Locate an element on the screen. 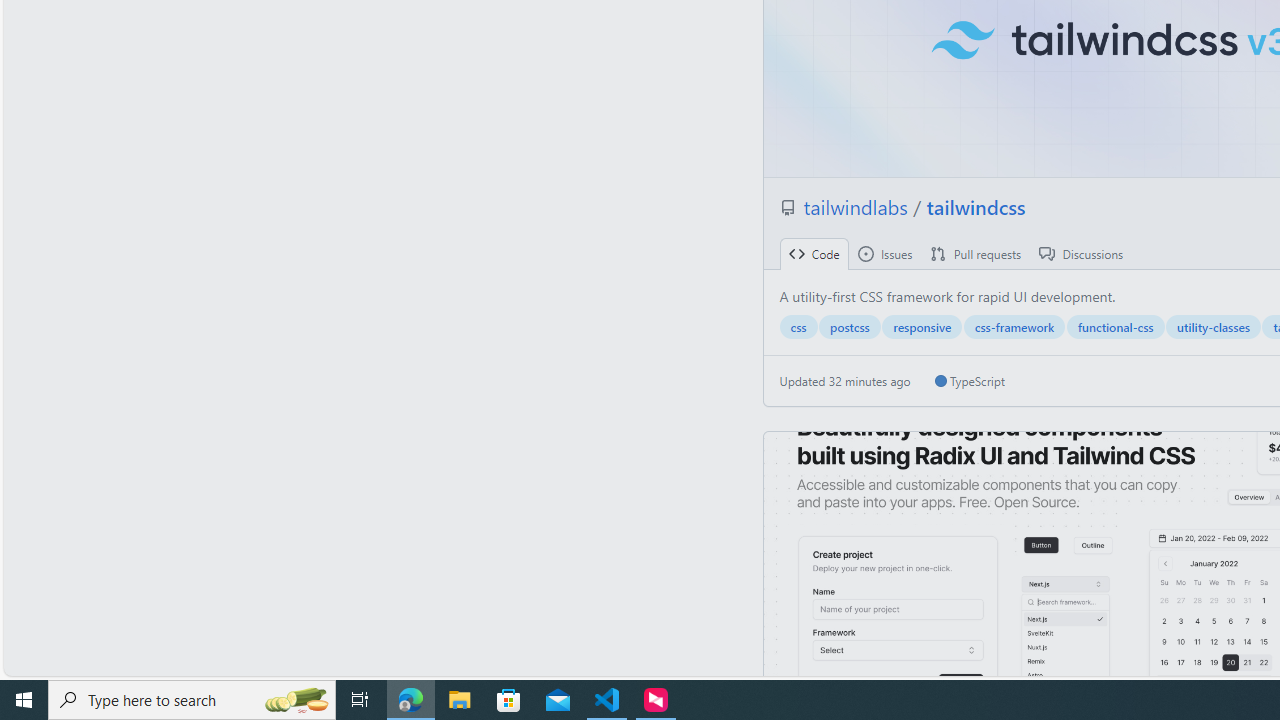  'responsive' is located at coordinates (921, 326).